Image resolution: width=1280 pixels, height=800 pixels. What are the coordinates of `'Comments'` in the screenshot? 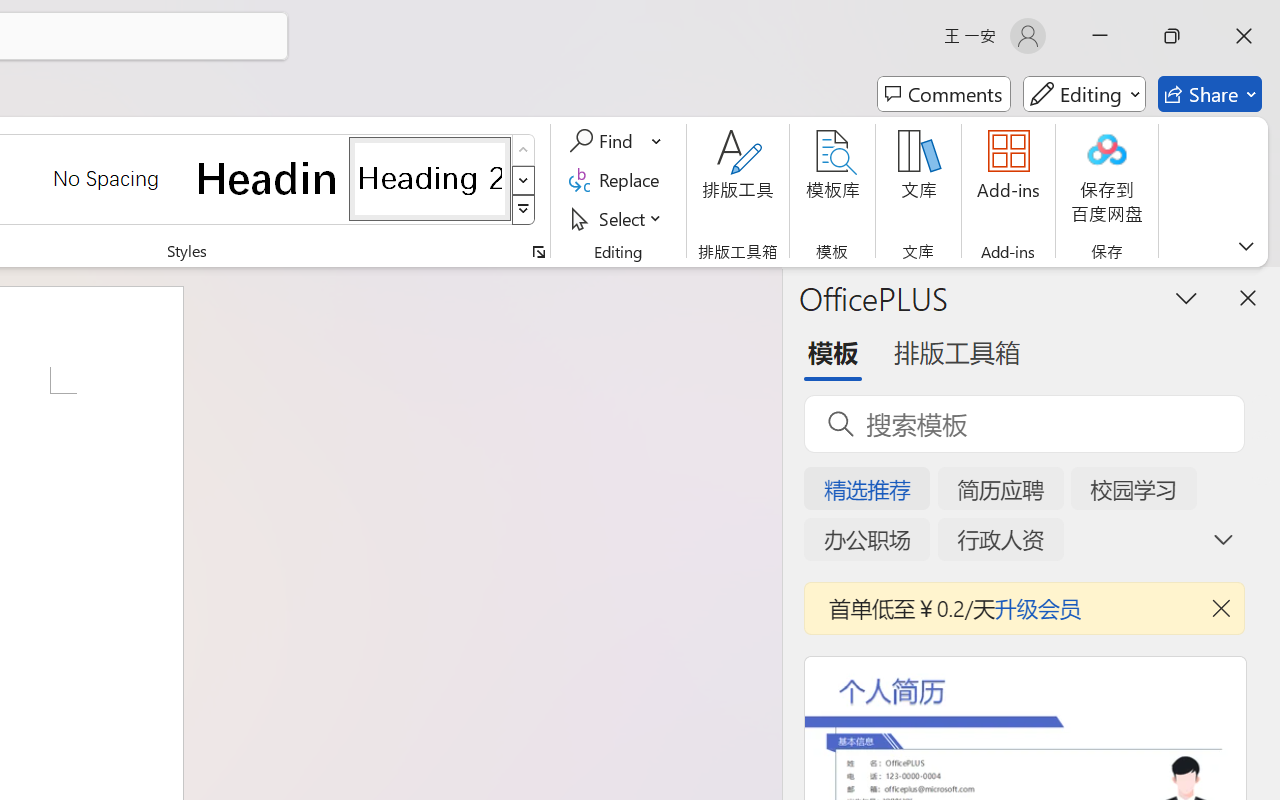 It's located at (943, 94).